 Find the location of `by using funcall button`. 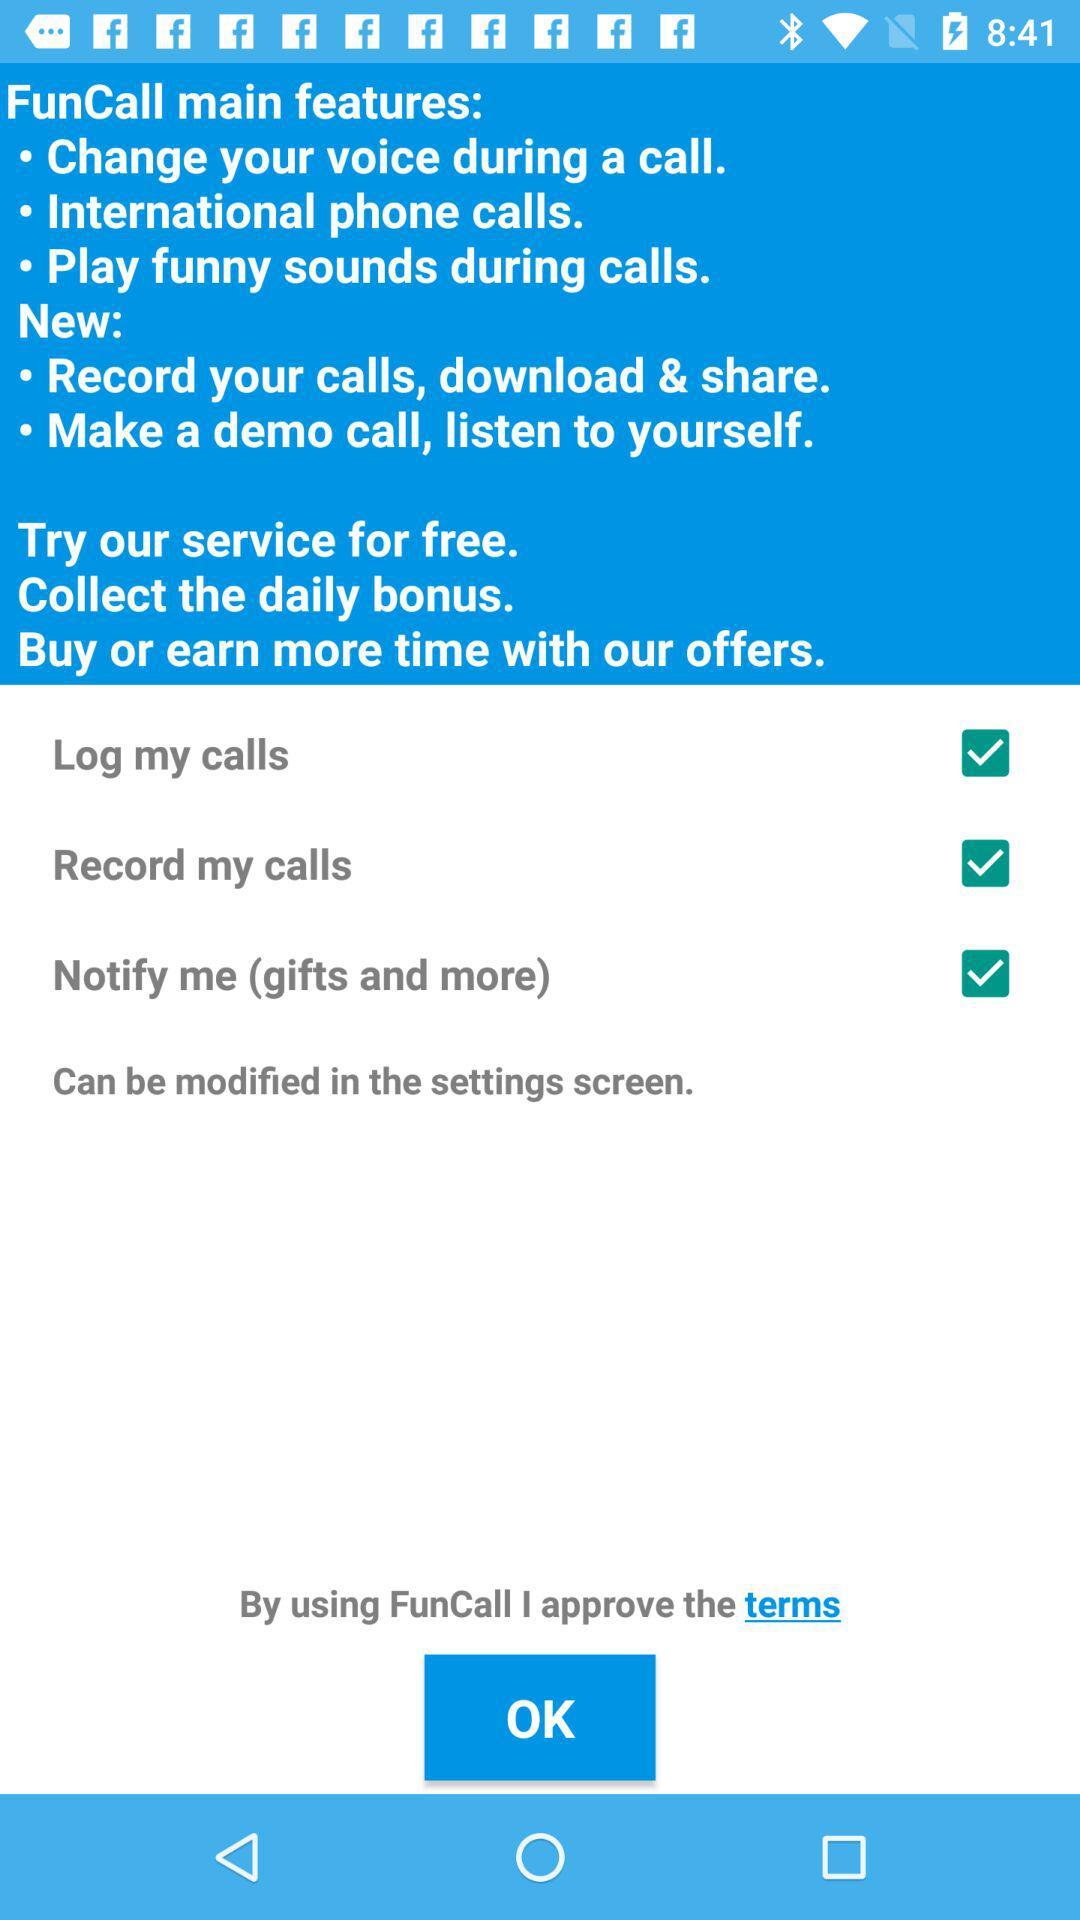

by using funcall button is located at coordinates (540, 1602).